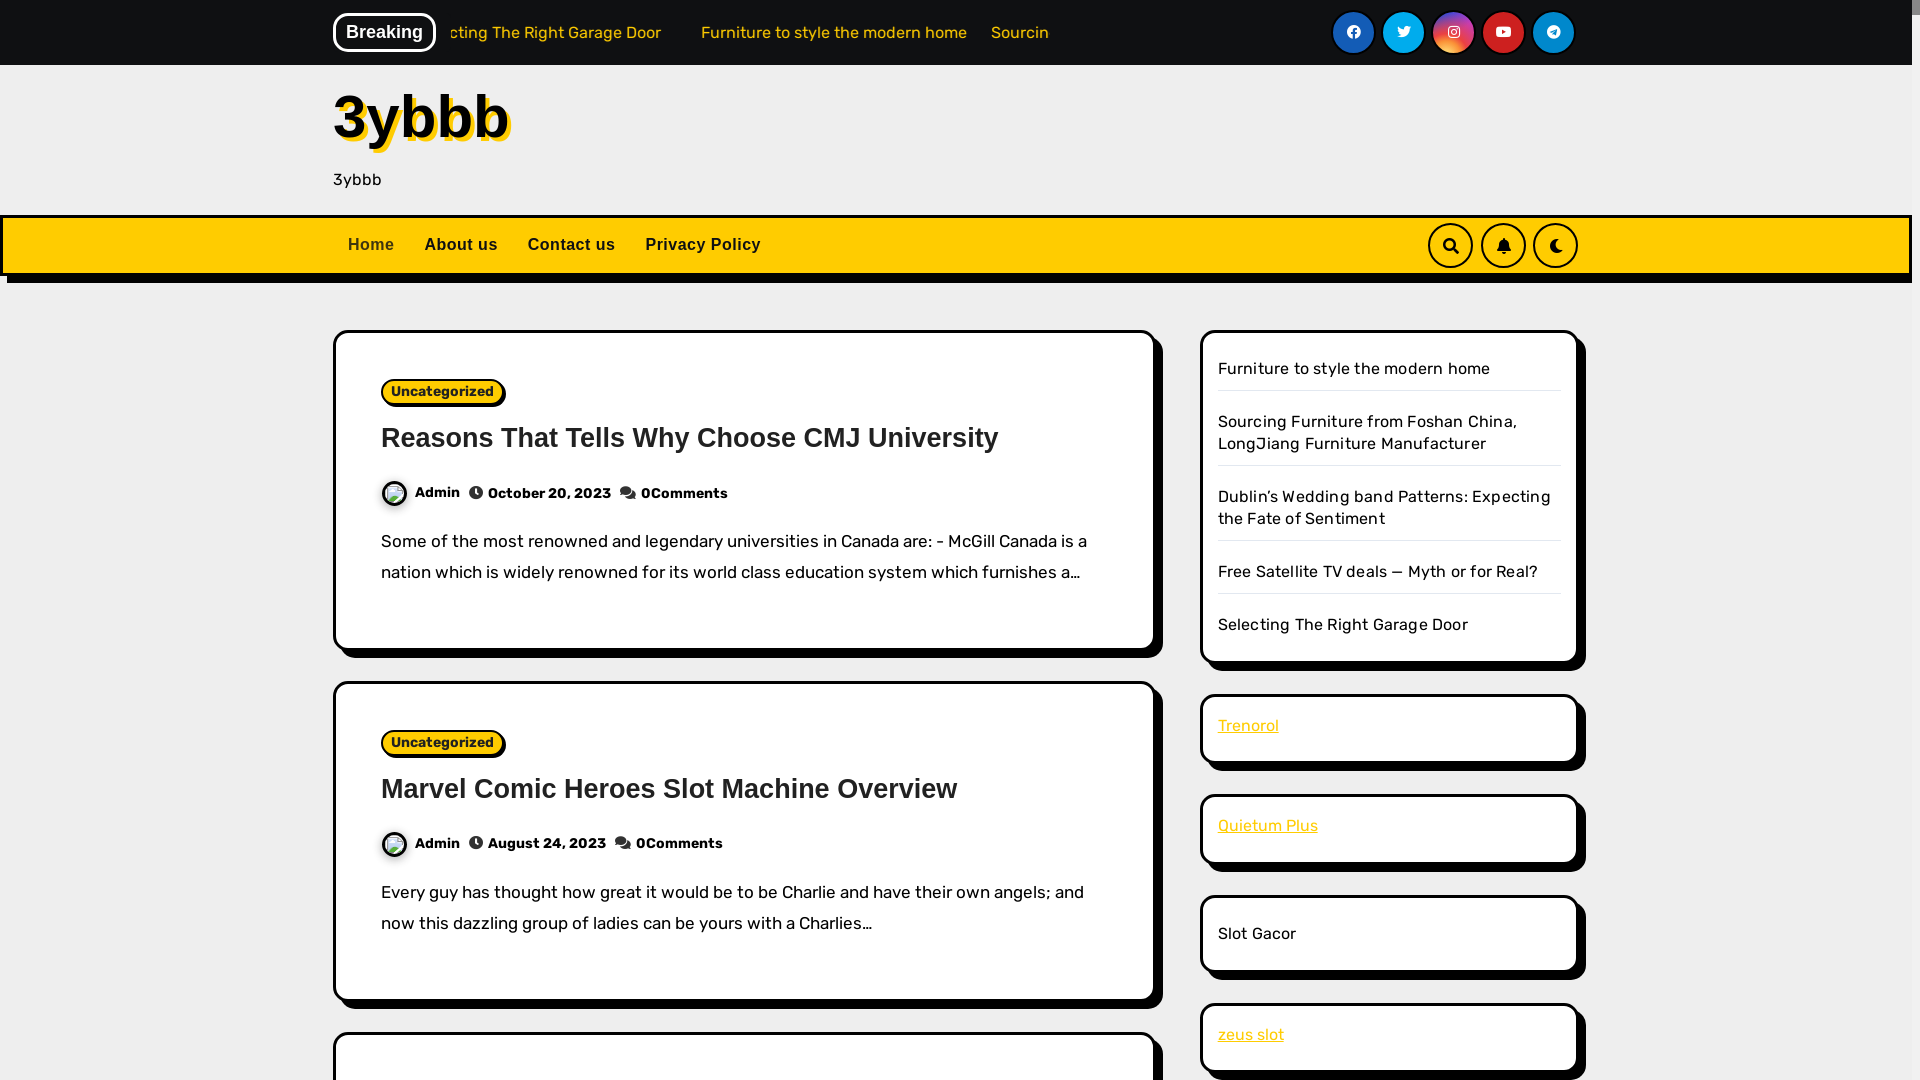  I want to click on '0Comments', so click(684, 493).